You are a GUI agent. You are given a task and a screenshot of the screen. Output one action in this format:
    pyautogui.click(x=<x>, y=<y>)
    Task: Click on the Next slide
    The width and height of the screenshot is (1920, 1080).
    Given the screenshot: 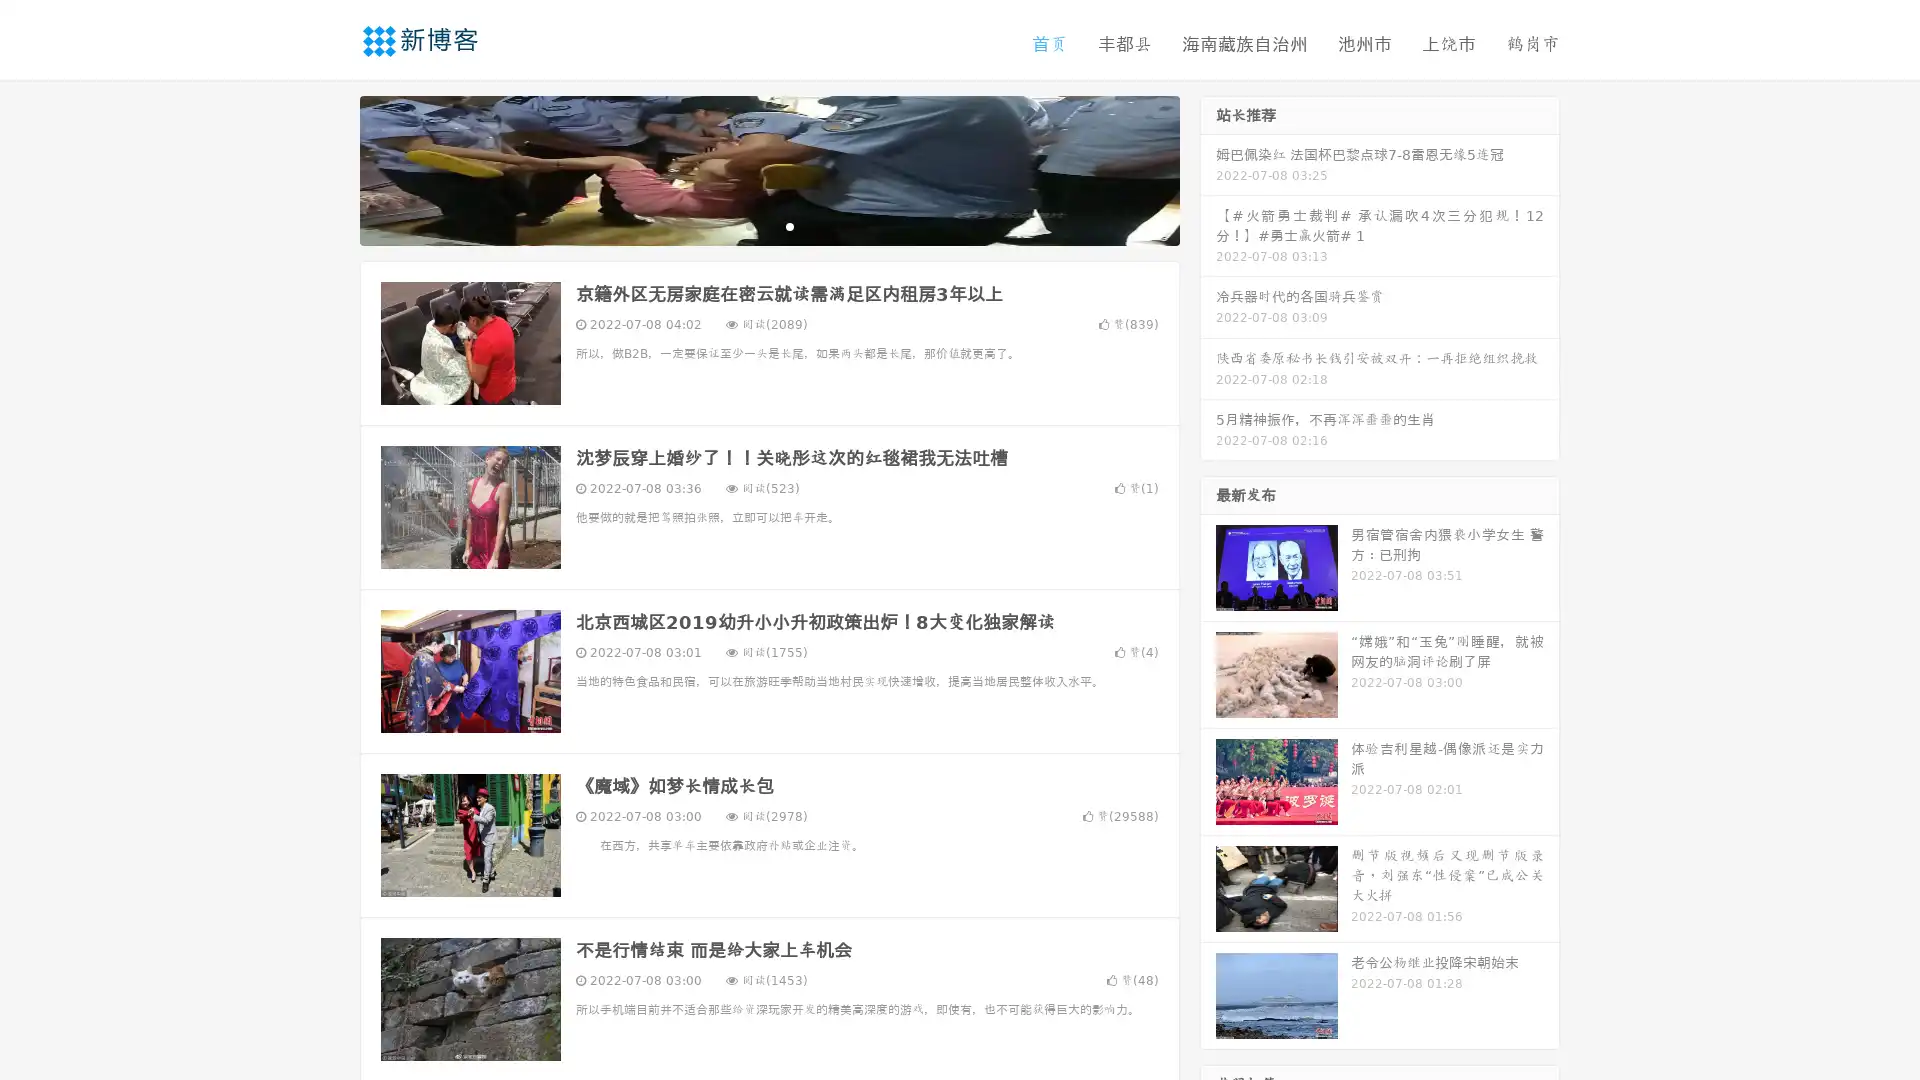 What is the action you would take?
    pyautogui.click(x=1208, y=168)
    